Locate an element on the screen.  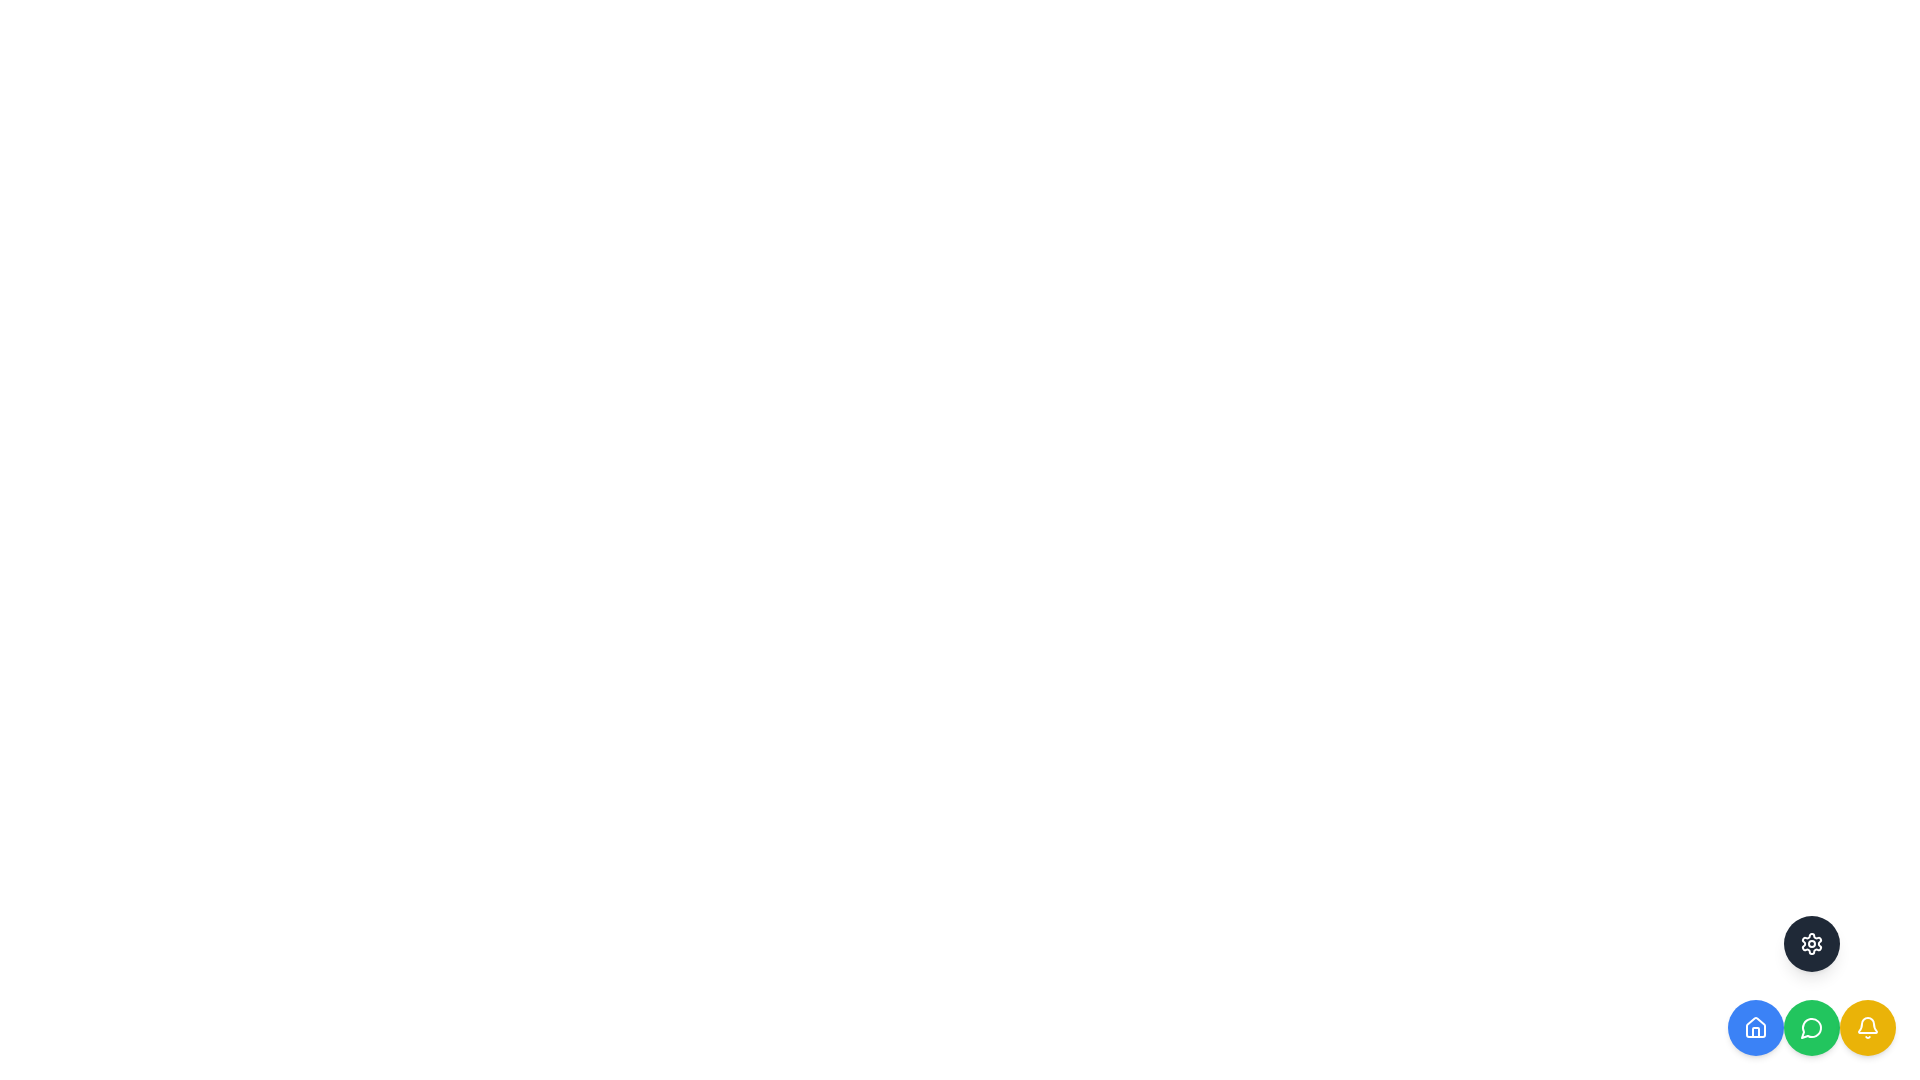
the bell icon located within the yellow circular button at the bottom-right corner of the interface is located at coordinates (1866, 1028).